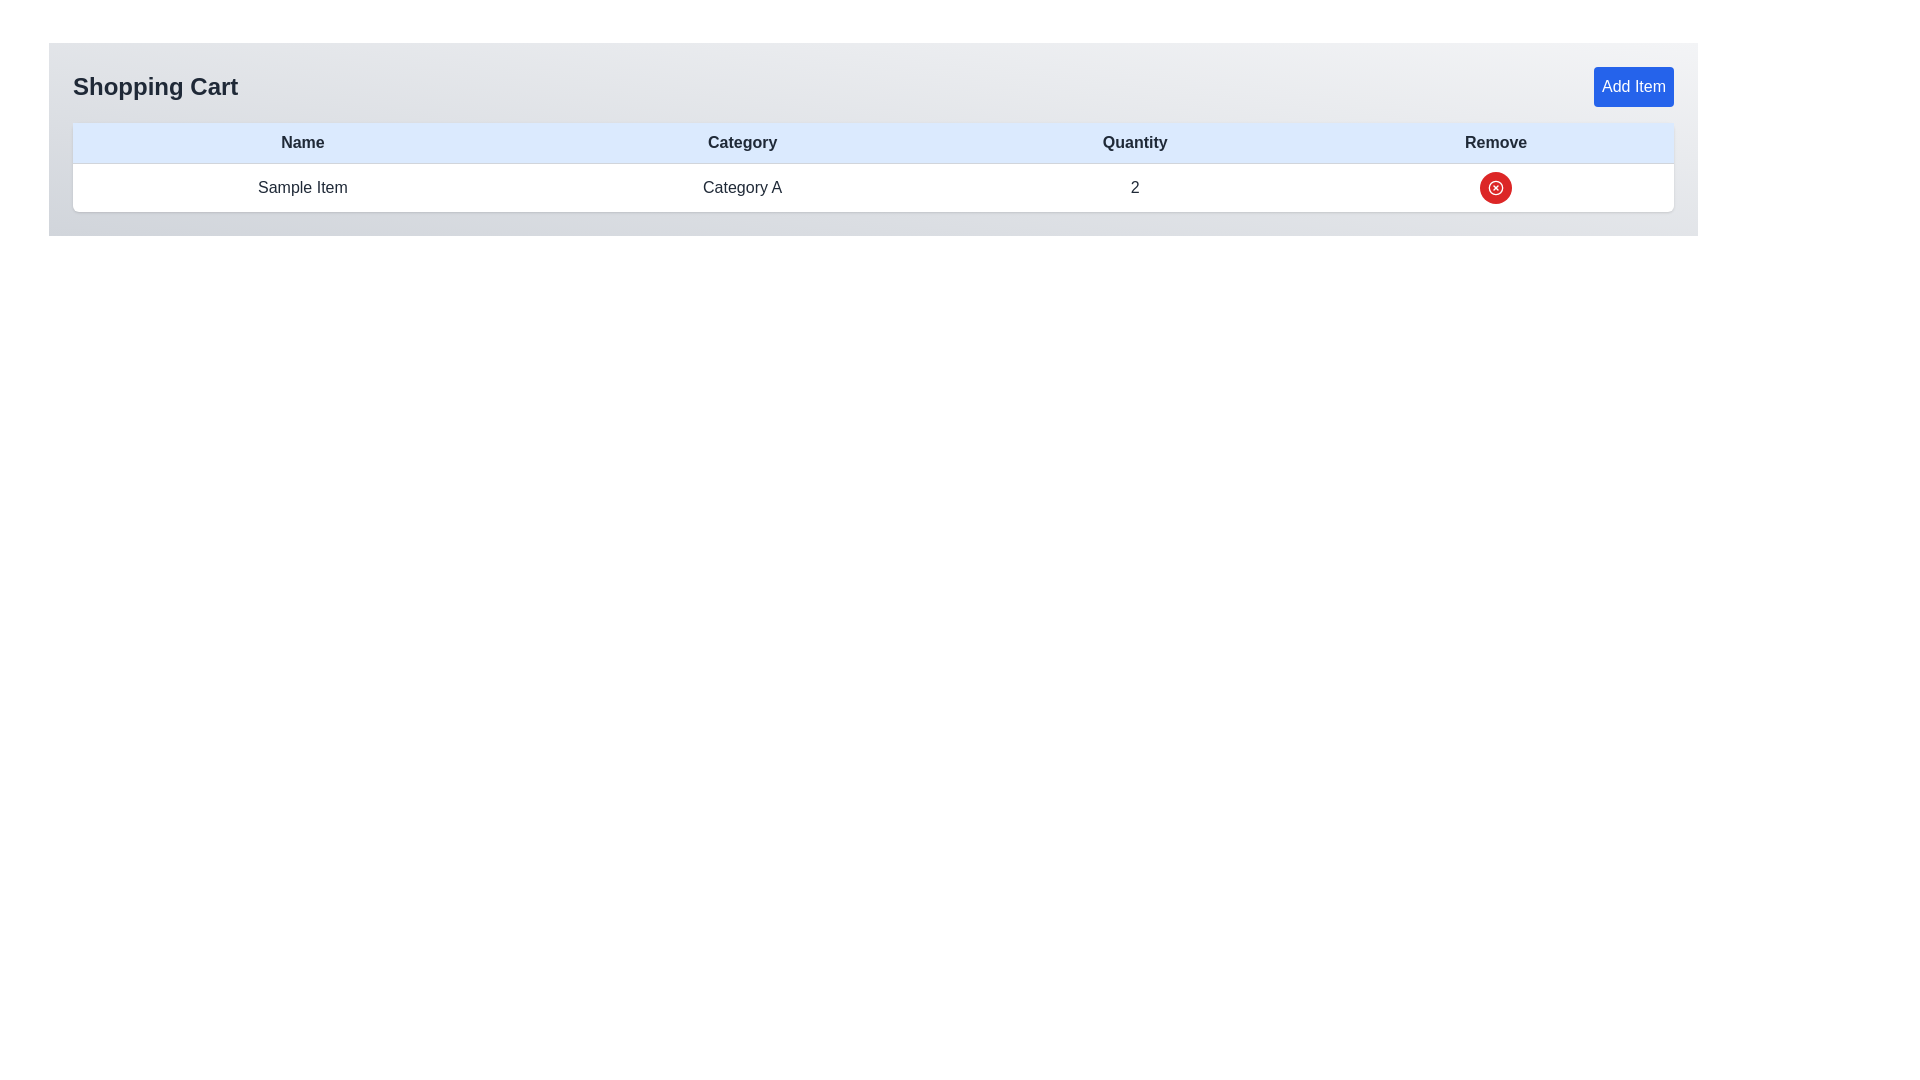  Describe the element at coordinates (301, 187) in the screenshot. I see `the text label reading 'Sample Item' to interact if enabled, located in the first cell of the table under the 'Name' column heading` at that location.